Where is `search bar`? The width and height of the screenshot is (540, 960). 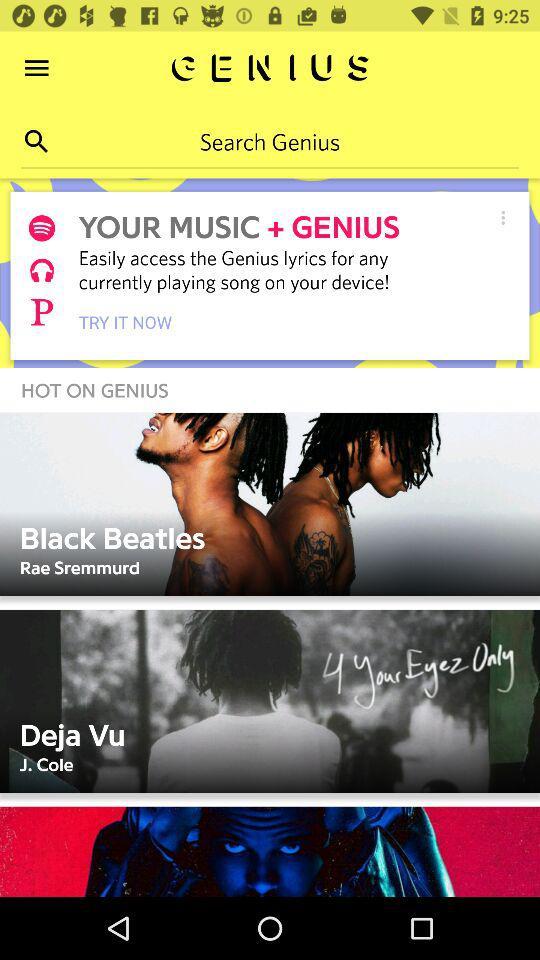 search bar is located at coordinates (270, 140).